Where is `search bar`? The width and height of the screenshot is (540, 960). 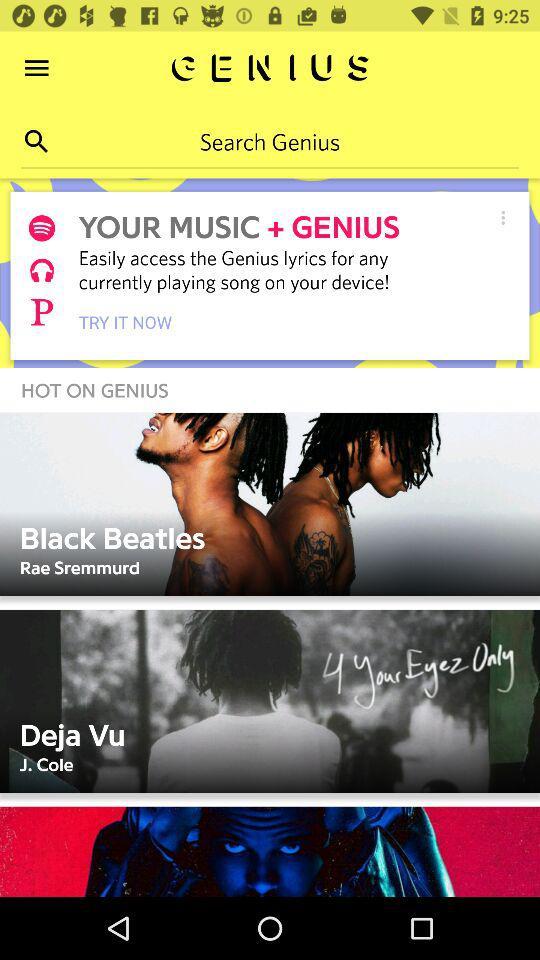 search bar is located at coordinates (270, 140).